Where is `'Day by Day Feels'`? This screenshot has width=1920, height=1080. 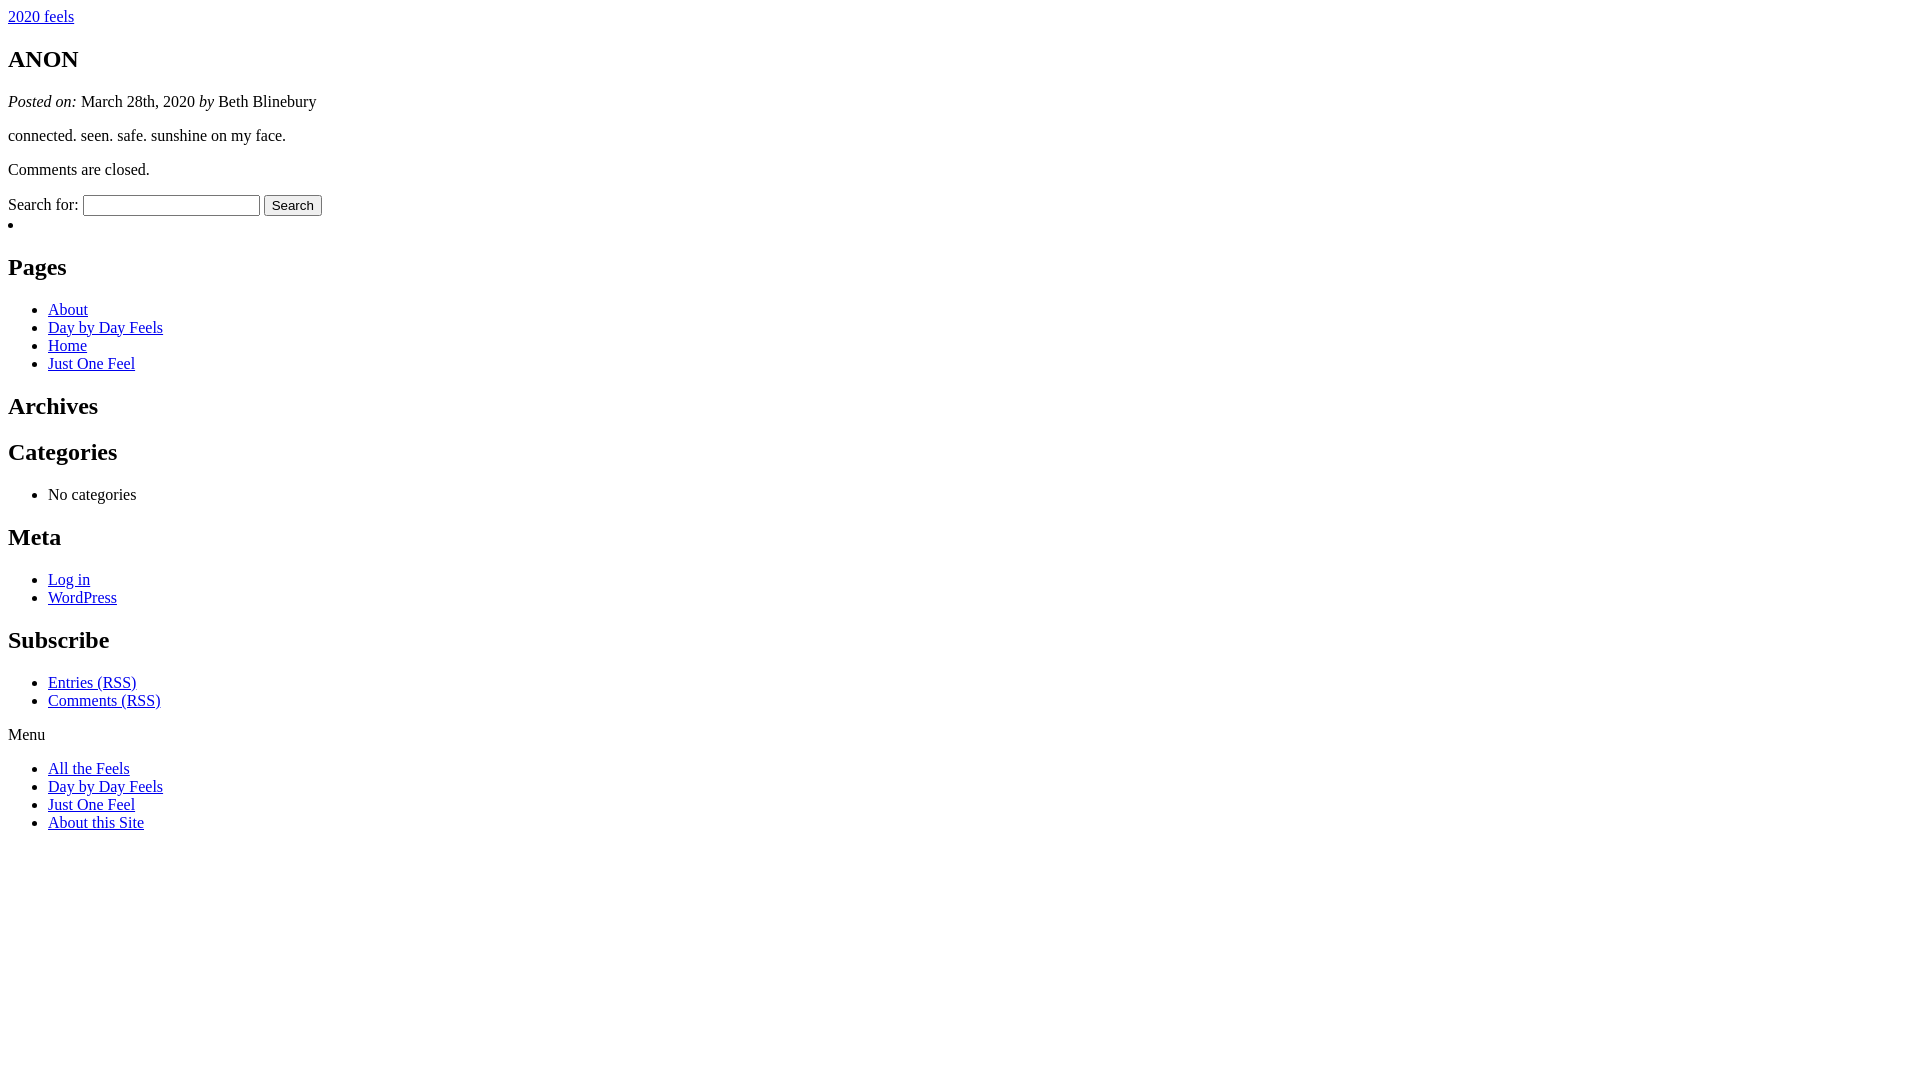 'Day by Day Feels' is located at coordinates (104, 785).